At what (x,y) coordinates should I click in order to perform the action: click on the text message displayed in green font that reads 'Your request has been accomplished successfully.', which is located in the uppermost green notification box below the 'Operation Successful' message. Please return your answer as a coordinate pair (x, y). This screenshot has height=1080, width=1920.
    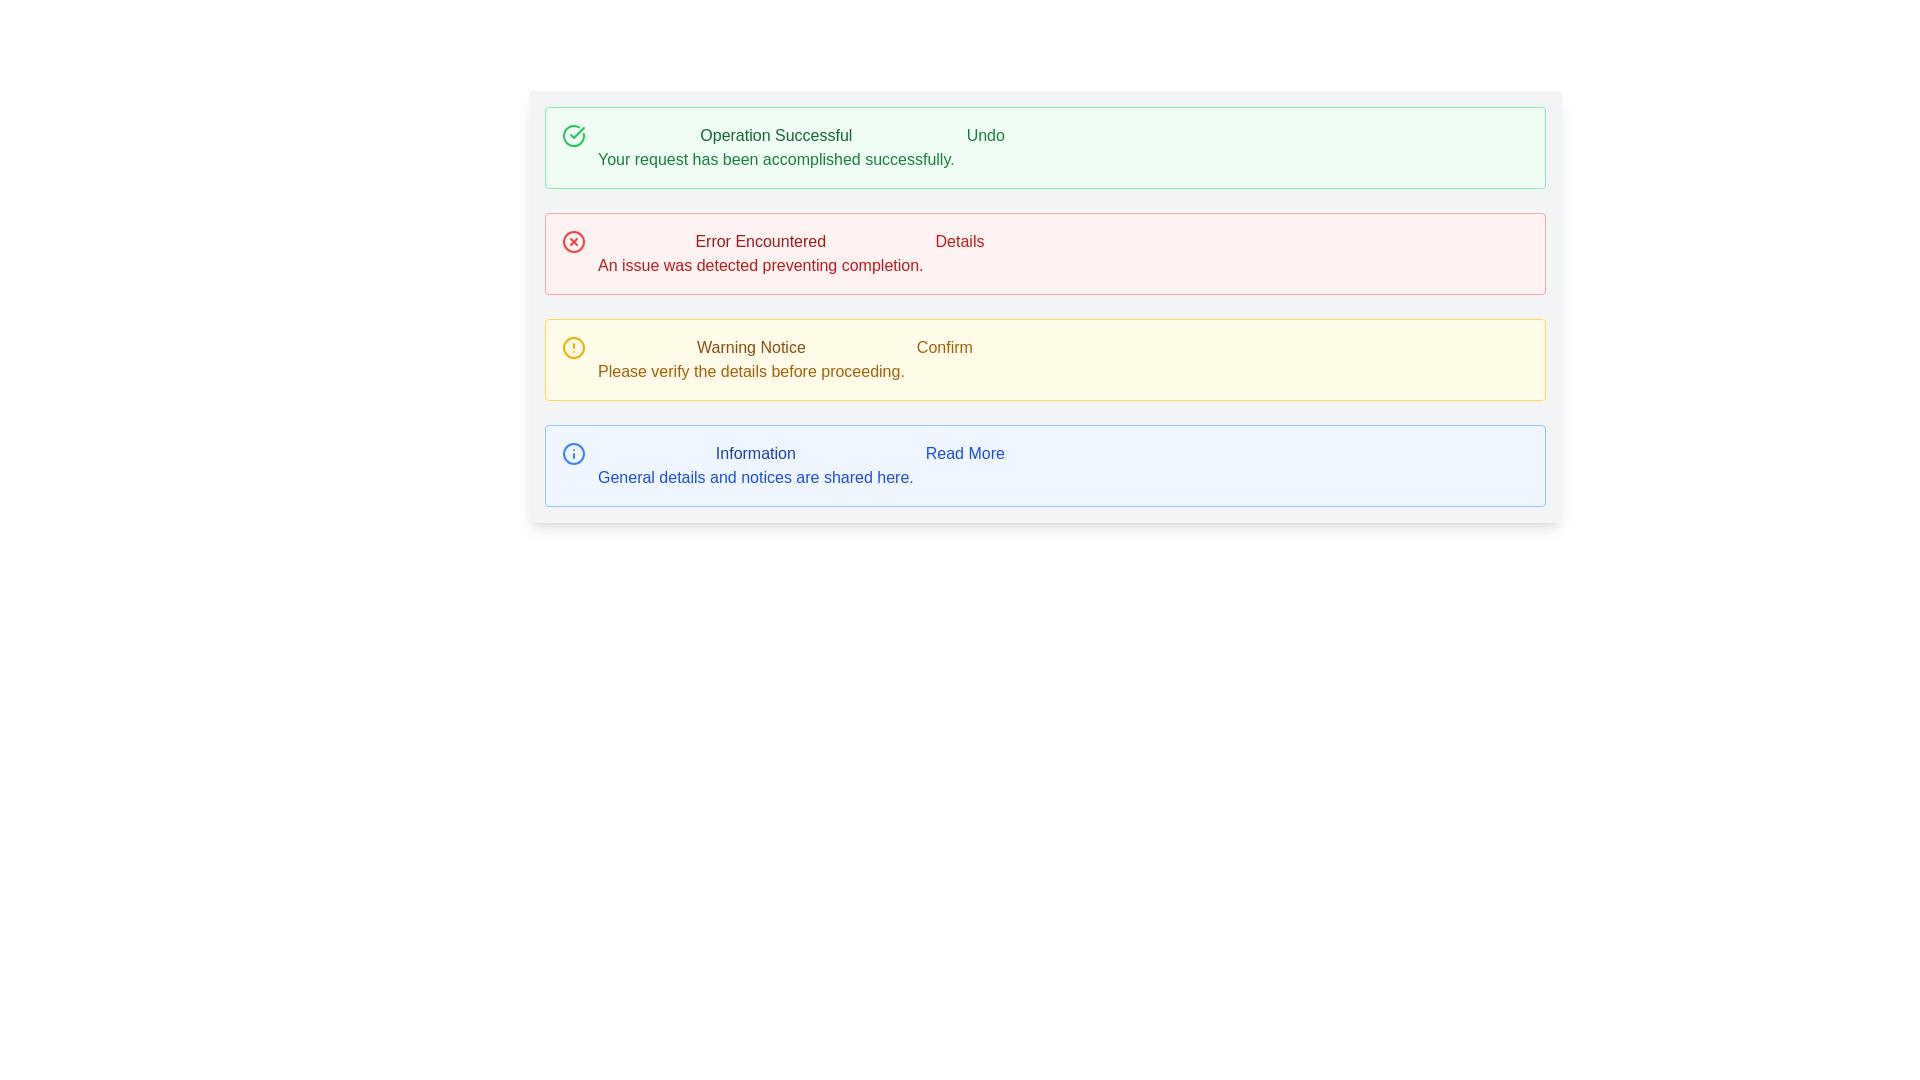
    Looking at the image, I should click on (775, 158).